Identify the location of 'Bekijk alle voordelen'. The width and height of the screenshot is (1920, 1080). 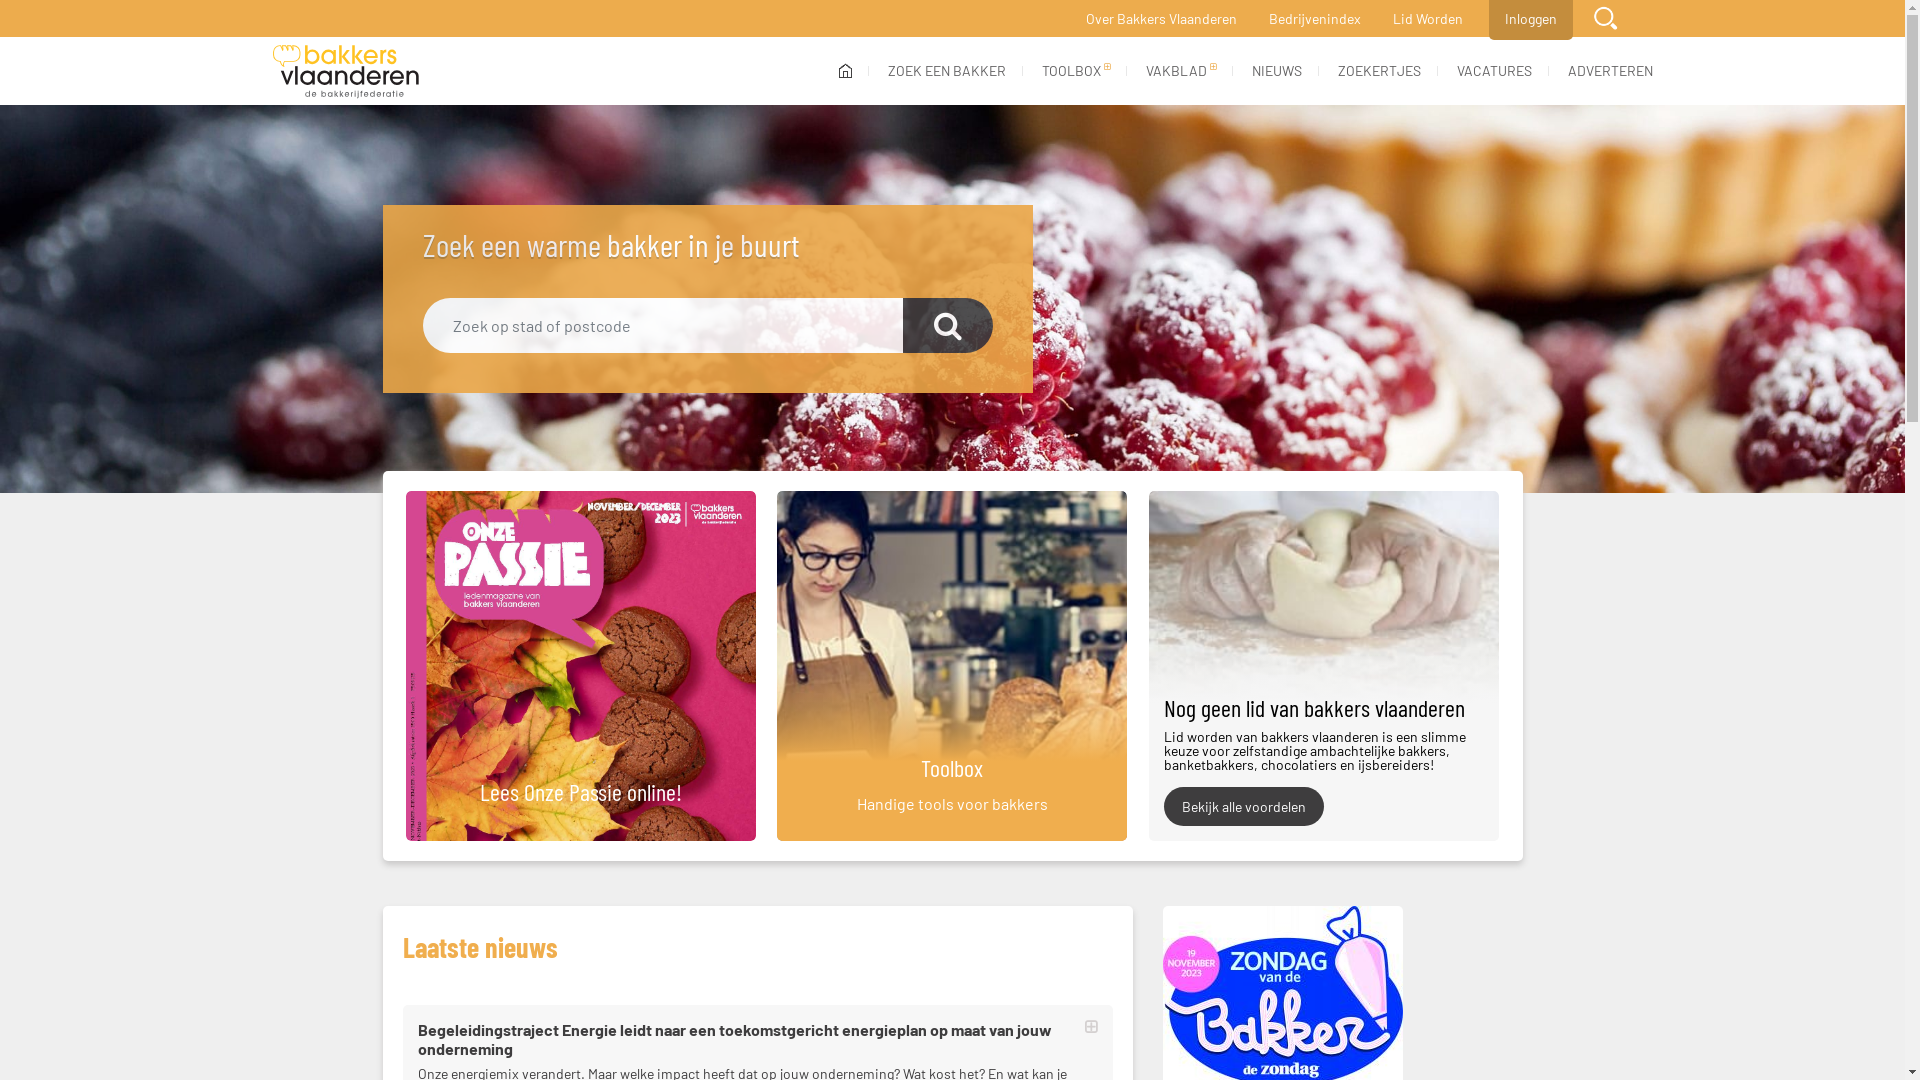
(1242, 805).